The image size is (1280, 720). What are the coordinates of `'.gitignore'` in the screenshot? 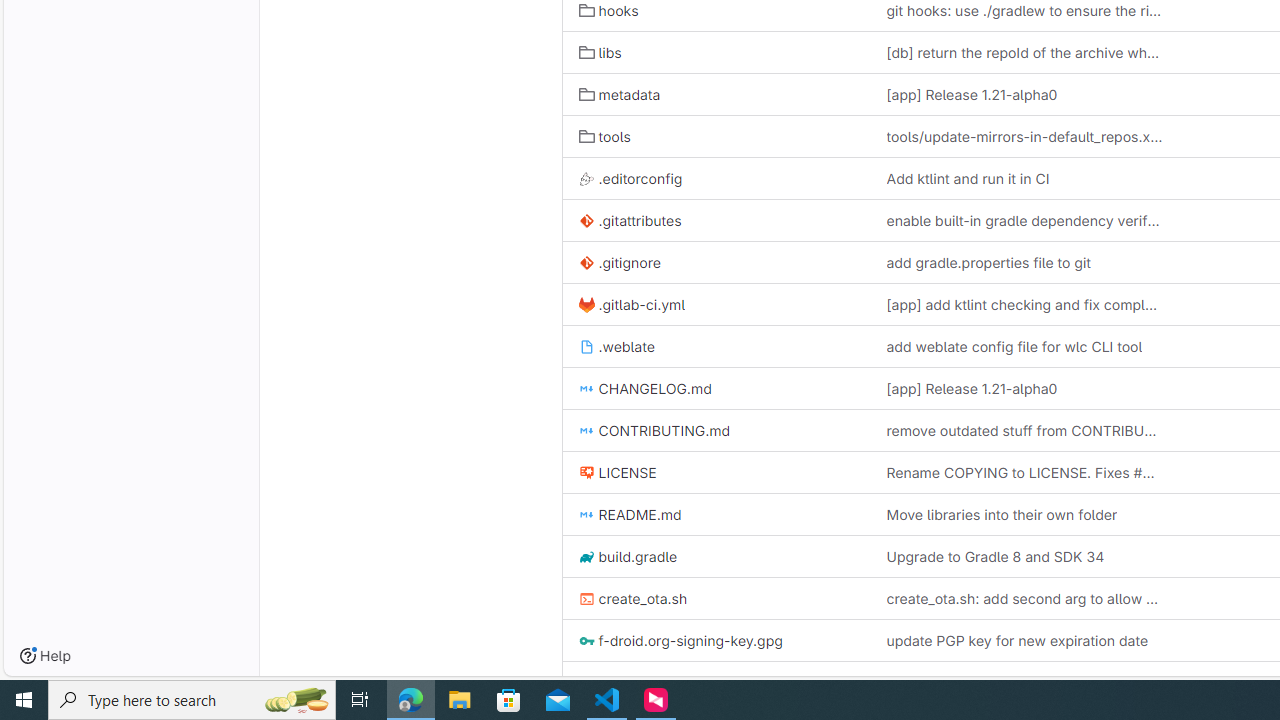 It's located at (618, 262).